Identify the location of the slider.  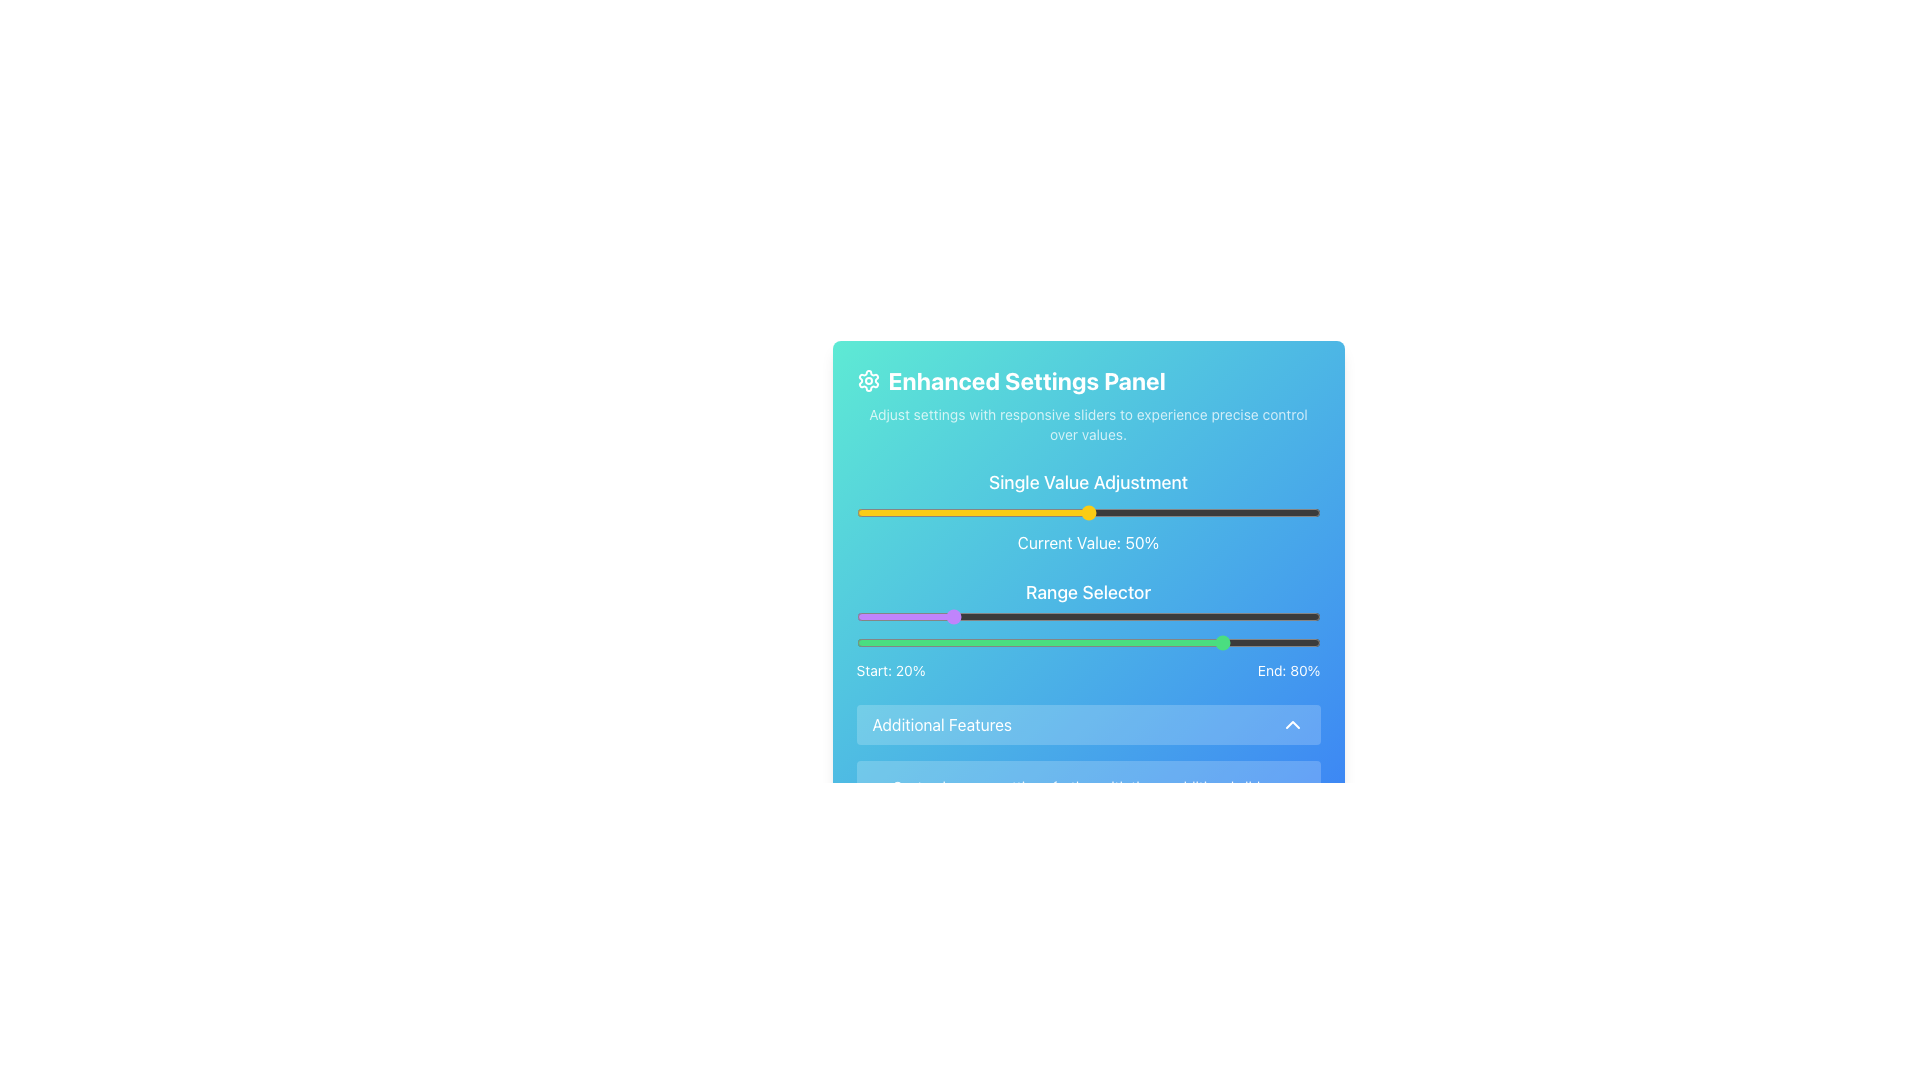
(1245, 512).